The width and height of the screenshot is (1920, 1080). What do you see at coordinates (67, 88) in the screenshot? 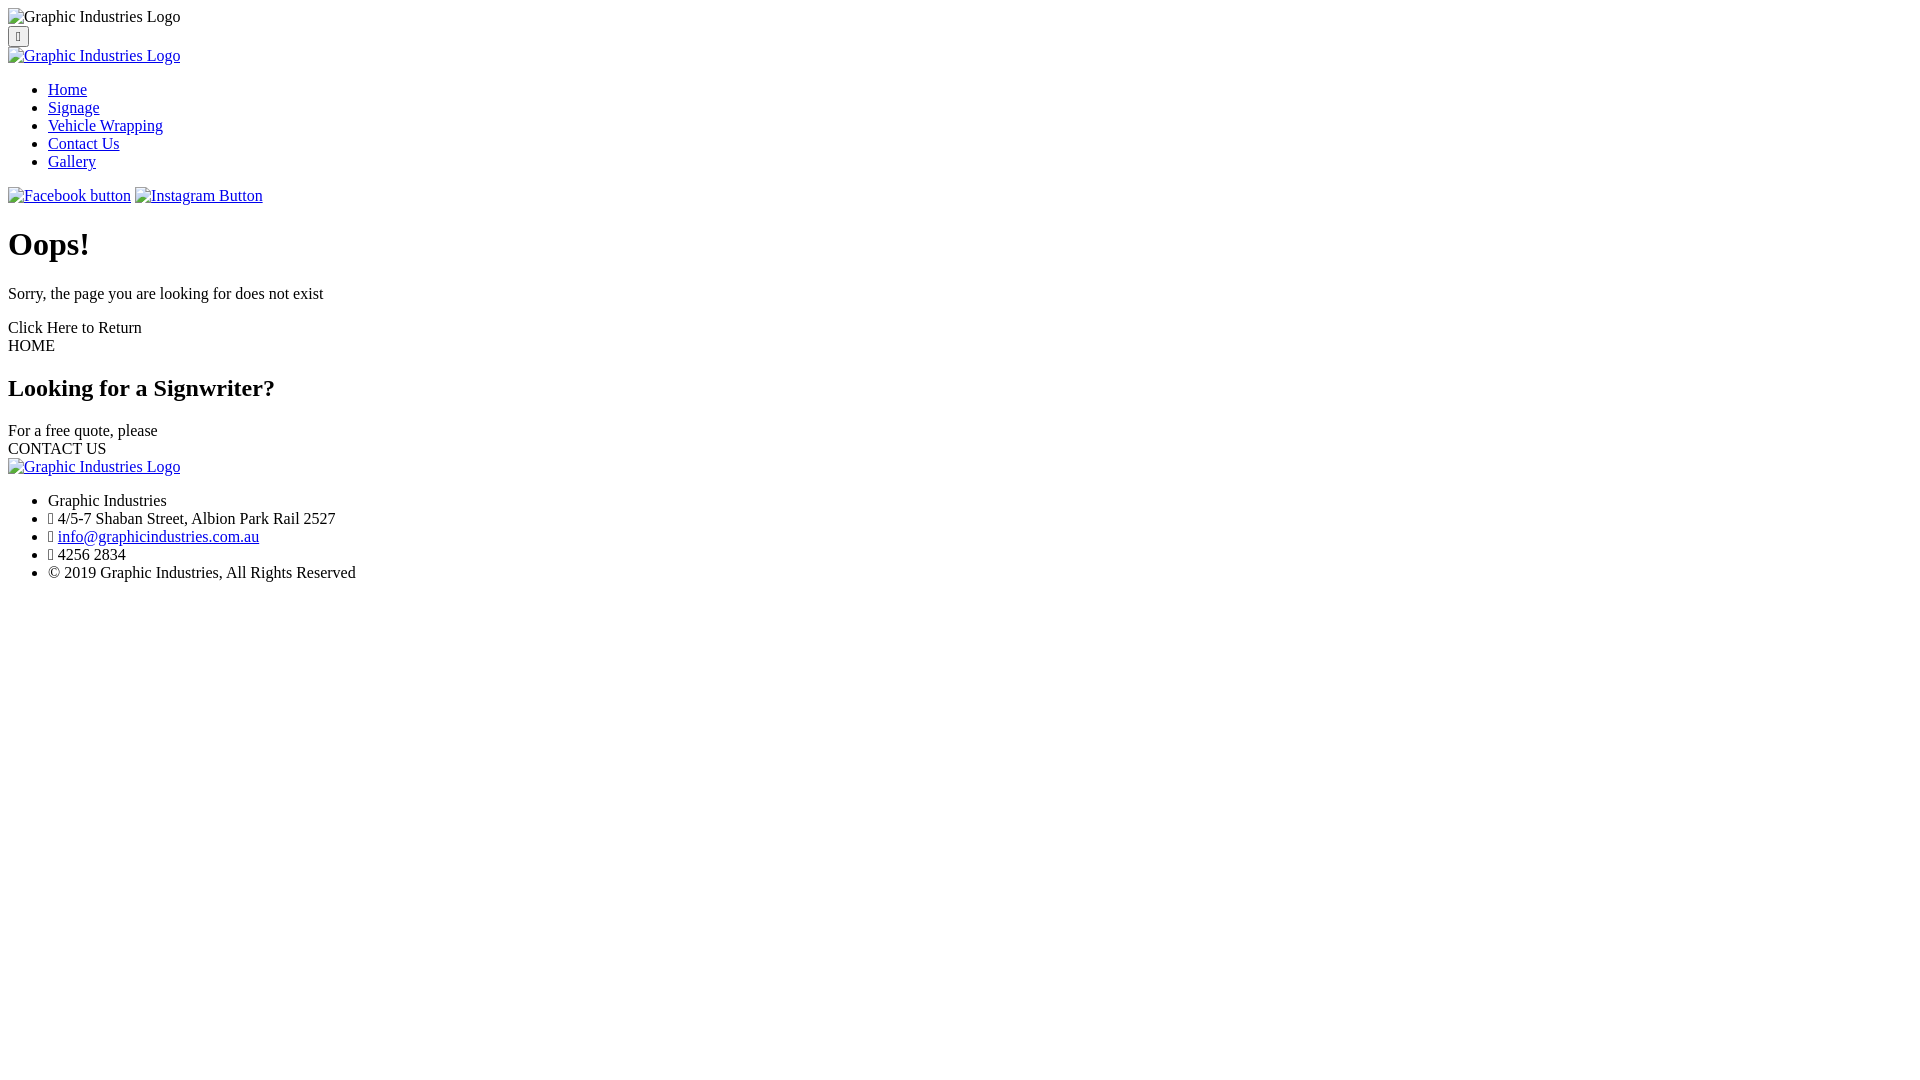
I see `'Home'` at bounding box center [67, 88].